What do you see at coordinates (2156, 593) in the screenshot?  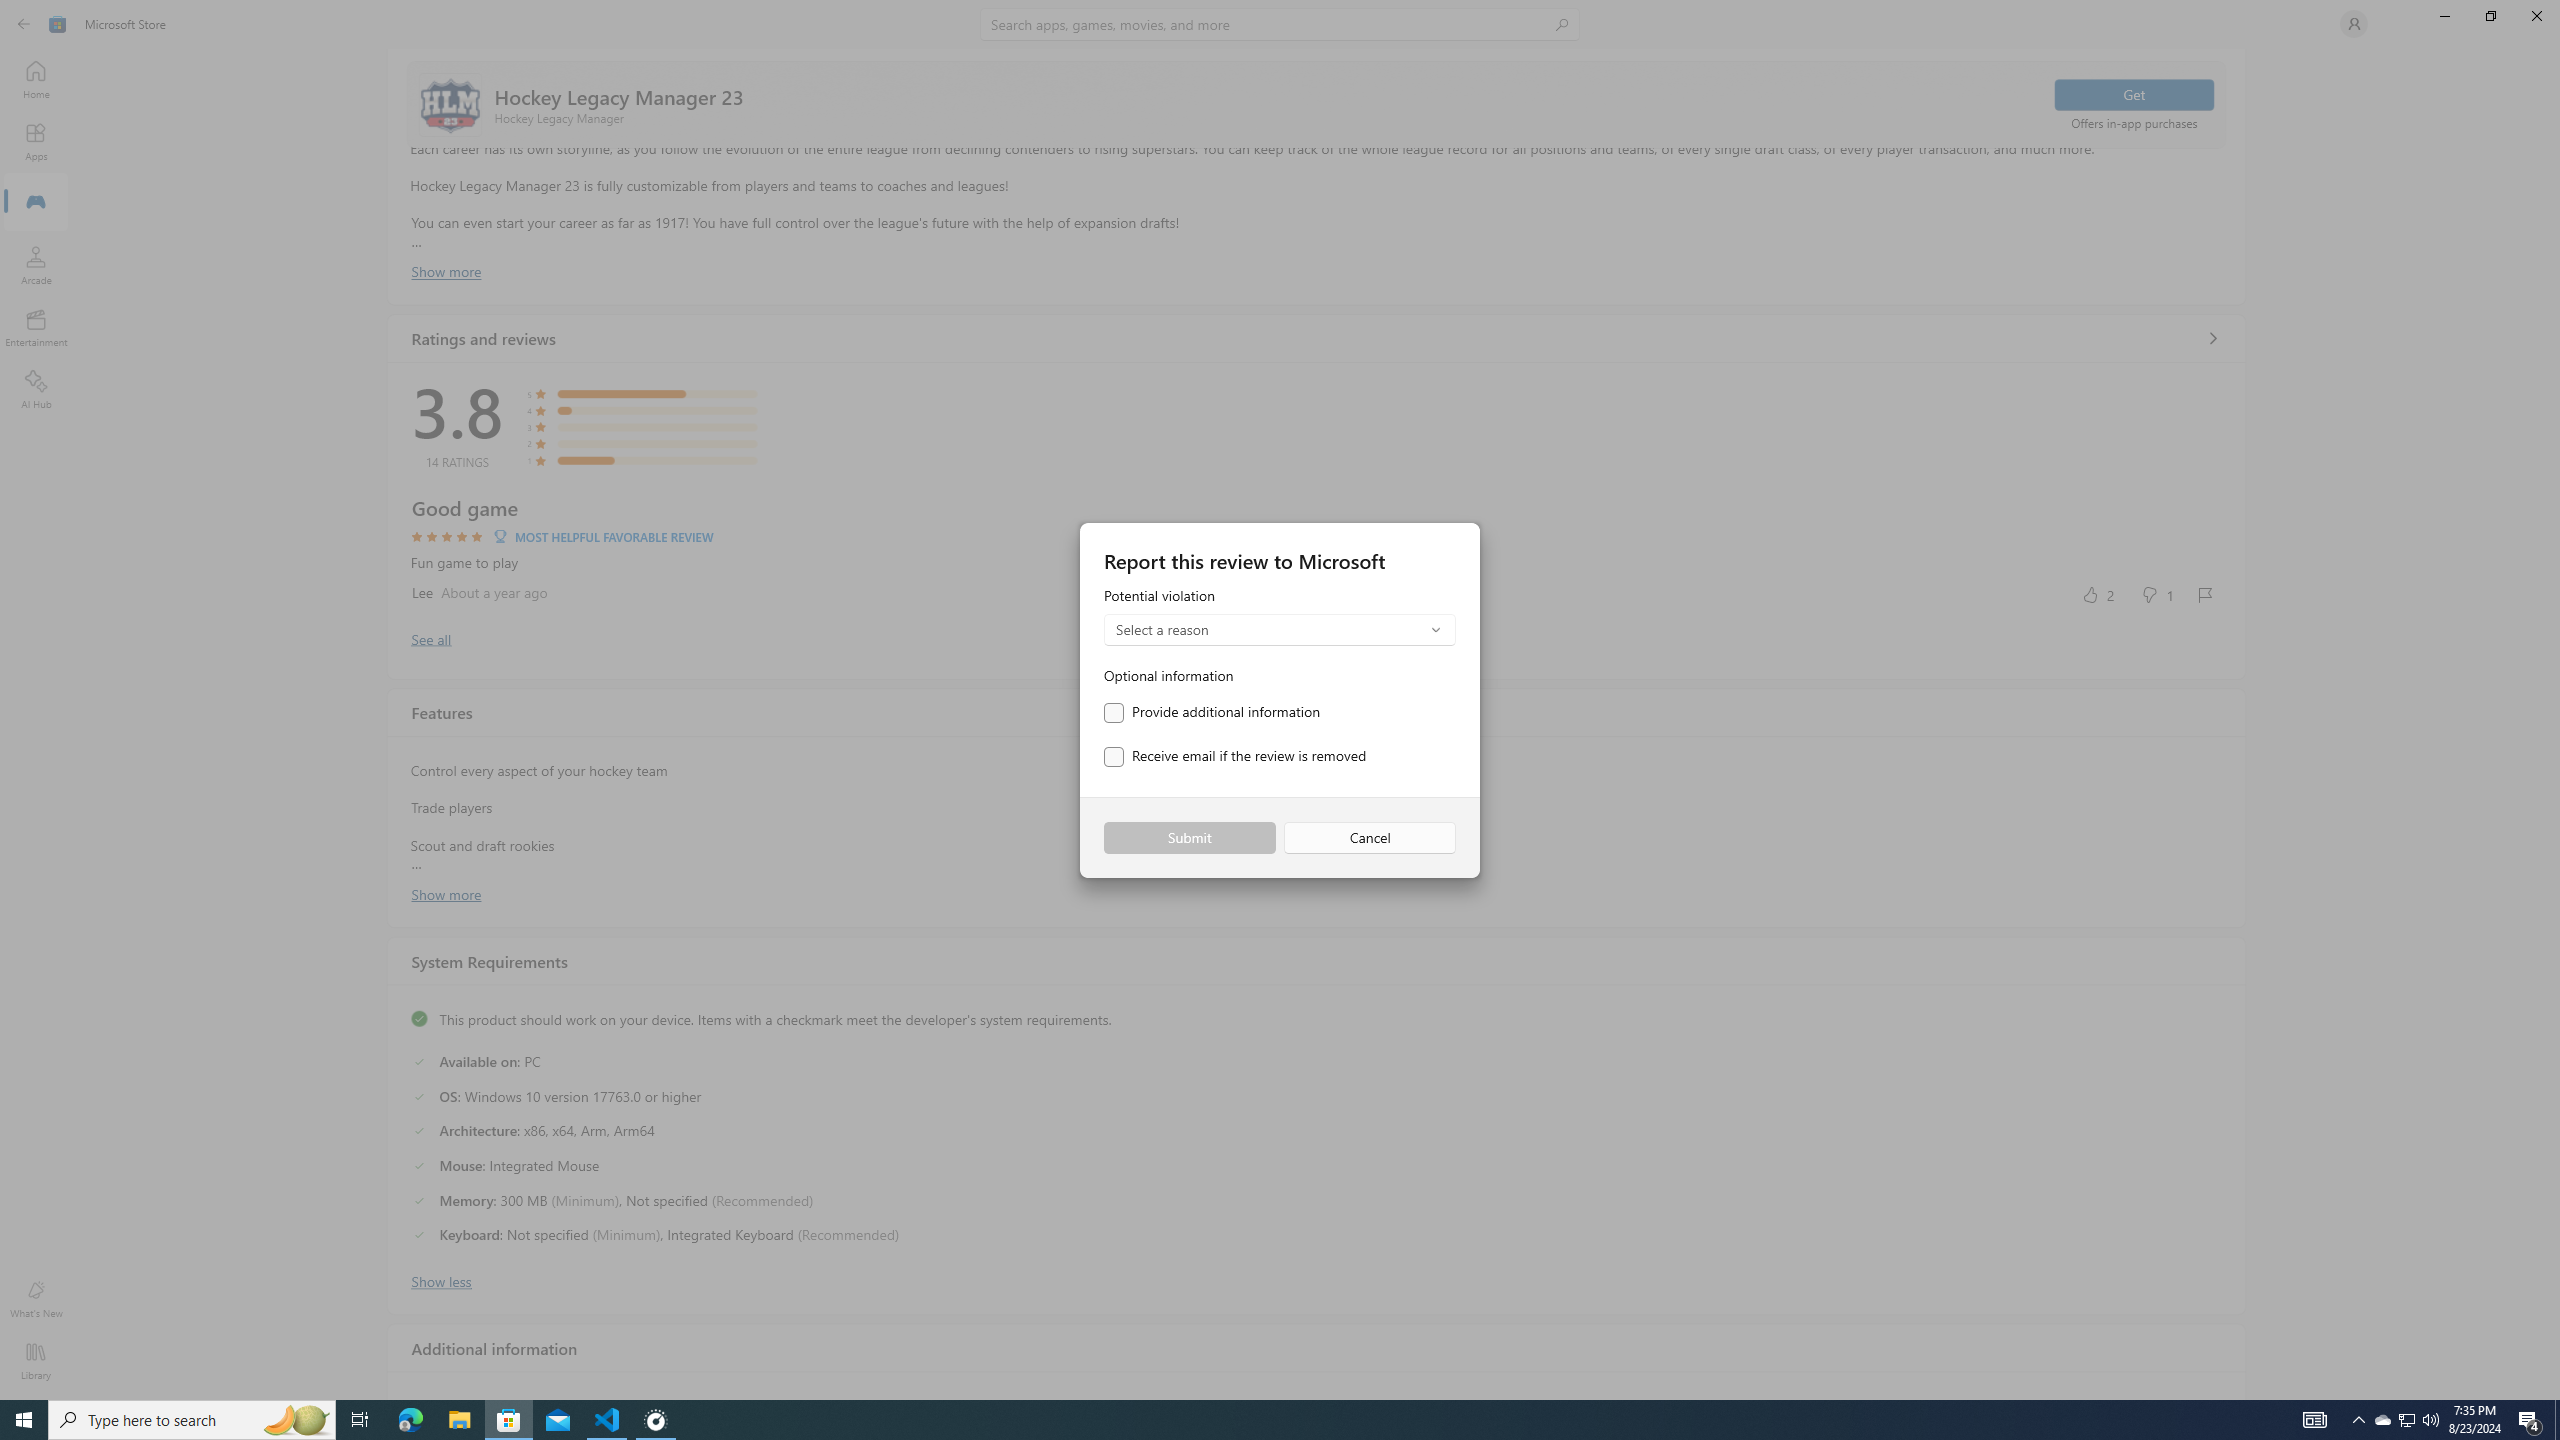 I see `'No, this was not helpful. 1 votes.'` at bounding box center [2156, 593].